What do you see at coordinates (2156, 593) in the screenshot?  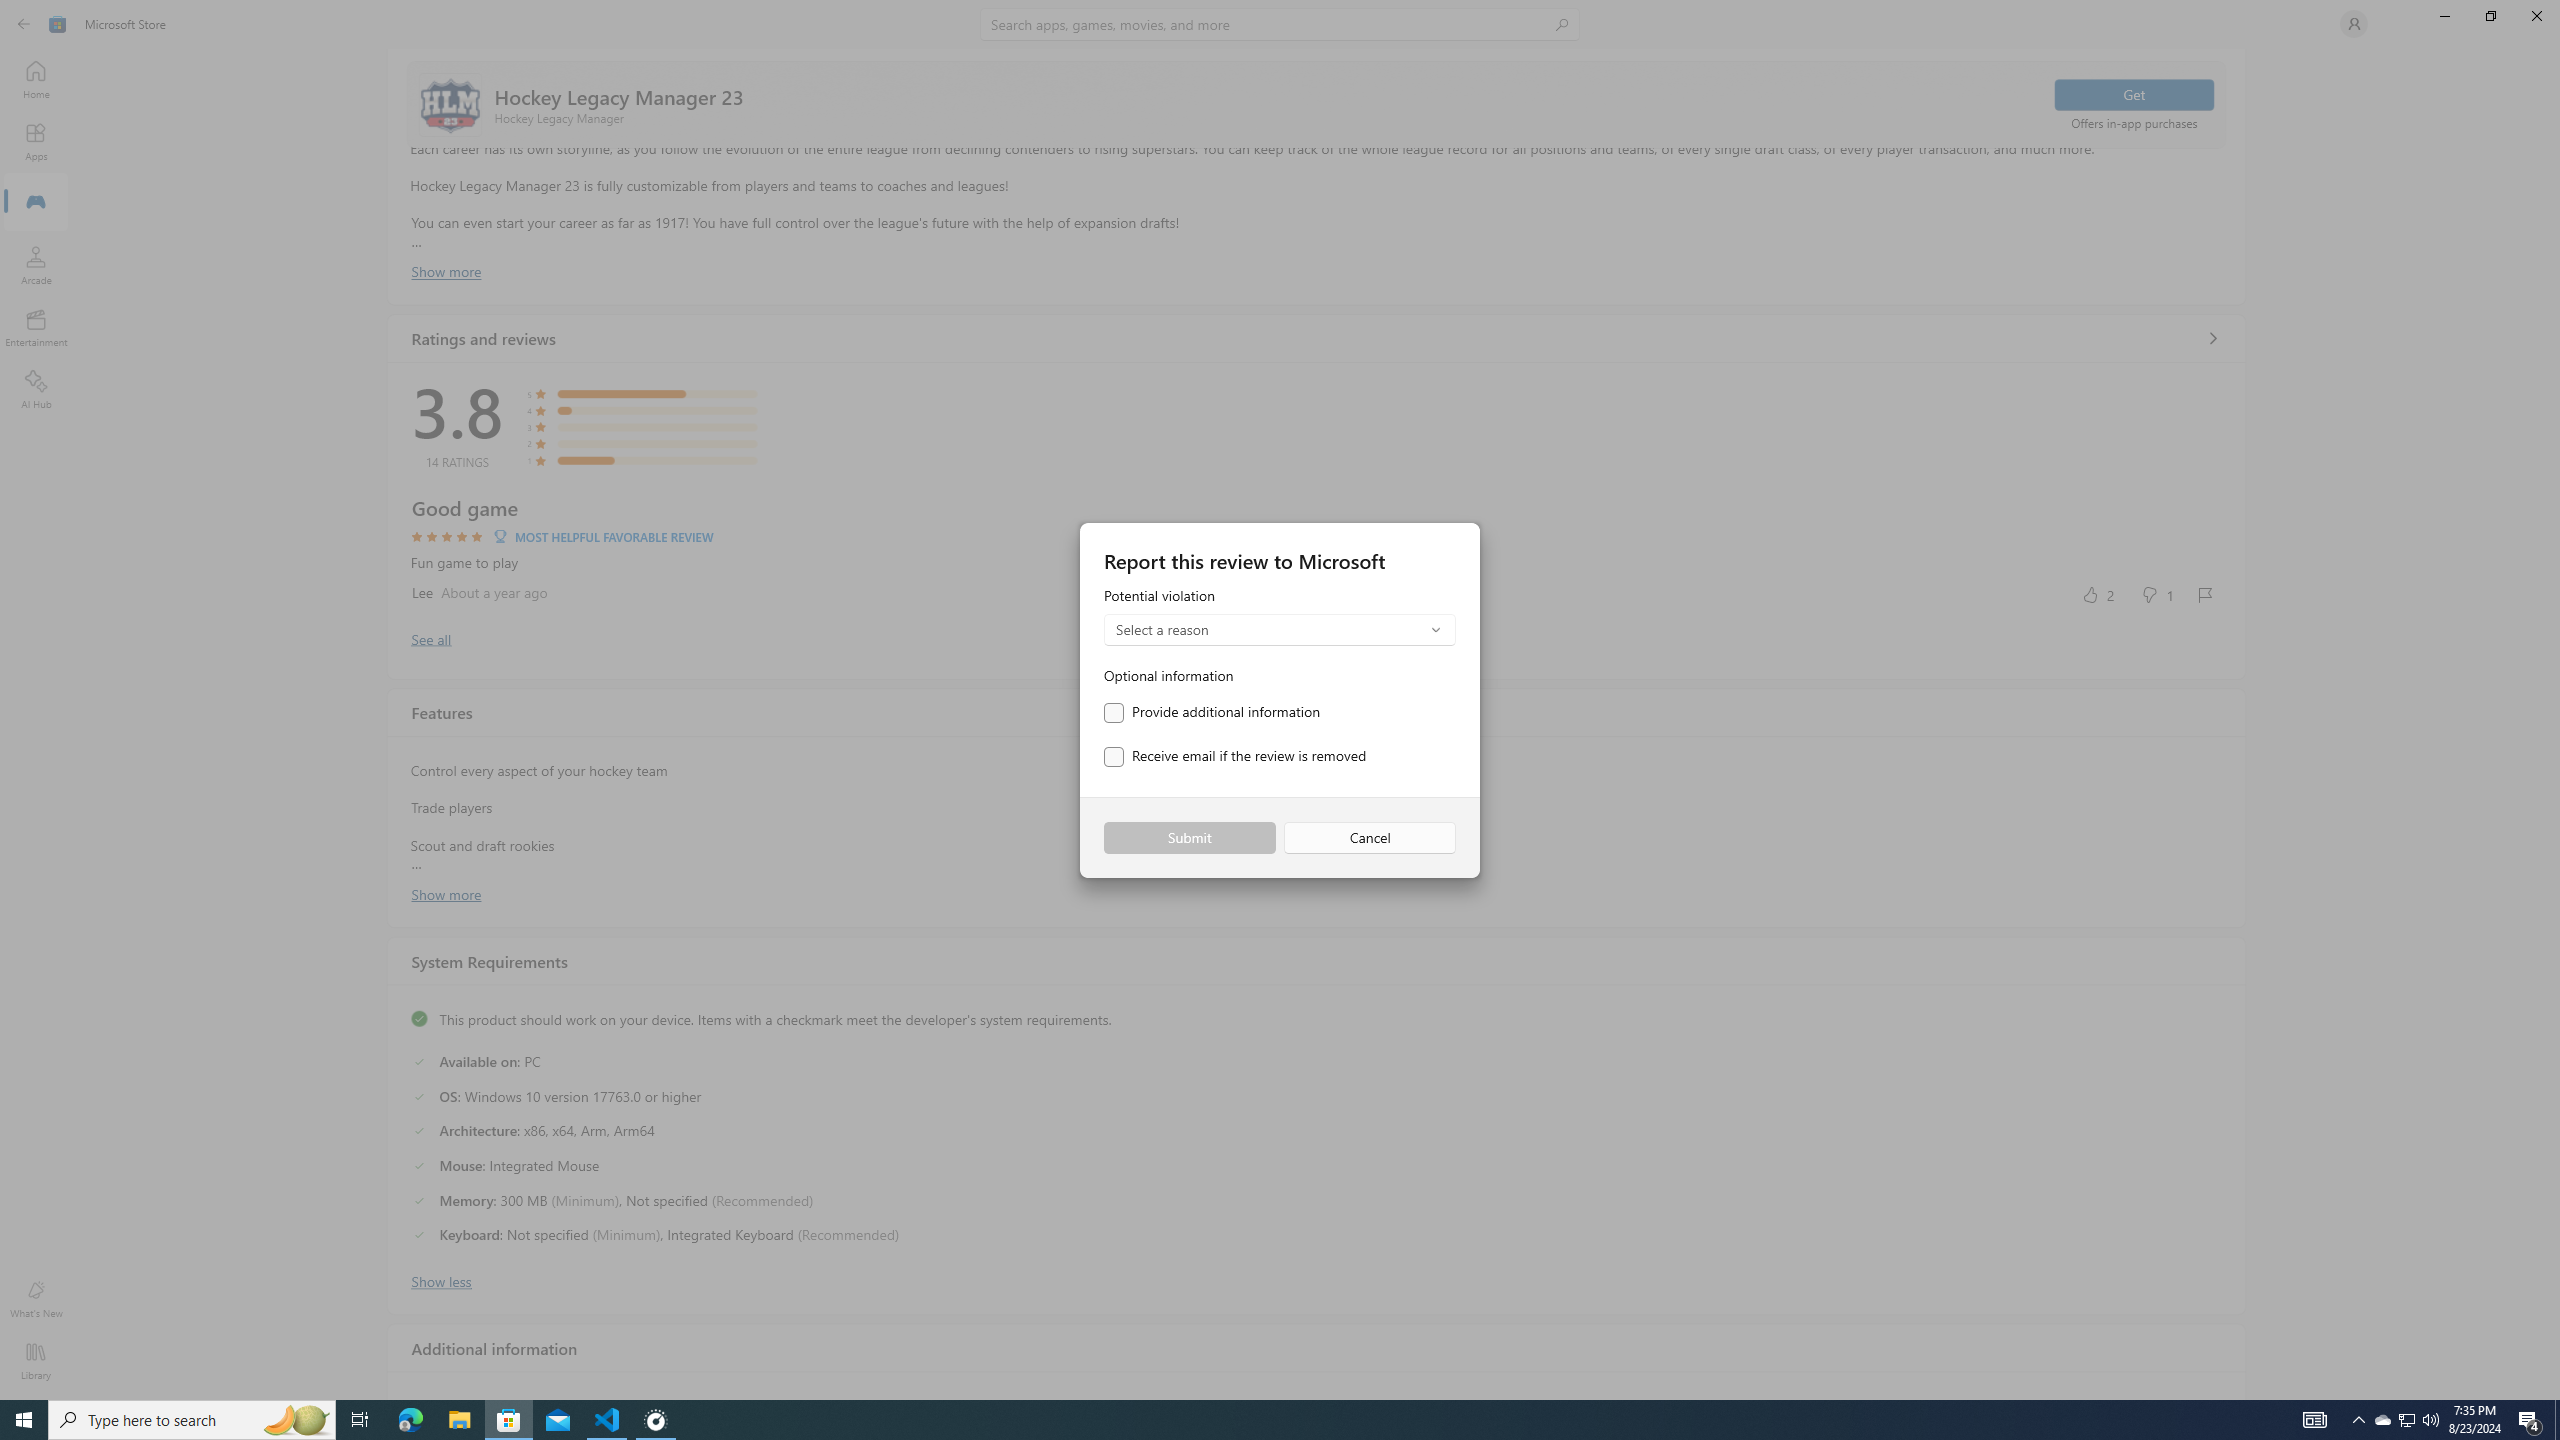 I see `'No, this was not helpful. 1 votes.'` at bounding box center [2156, 593].